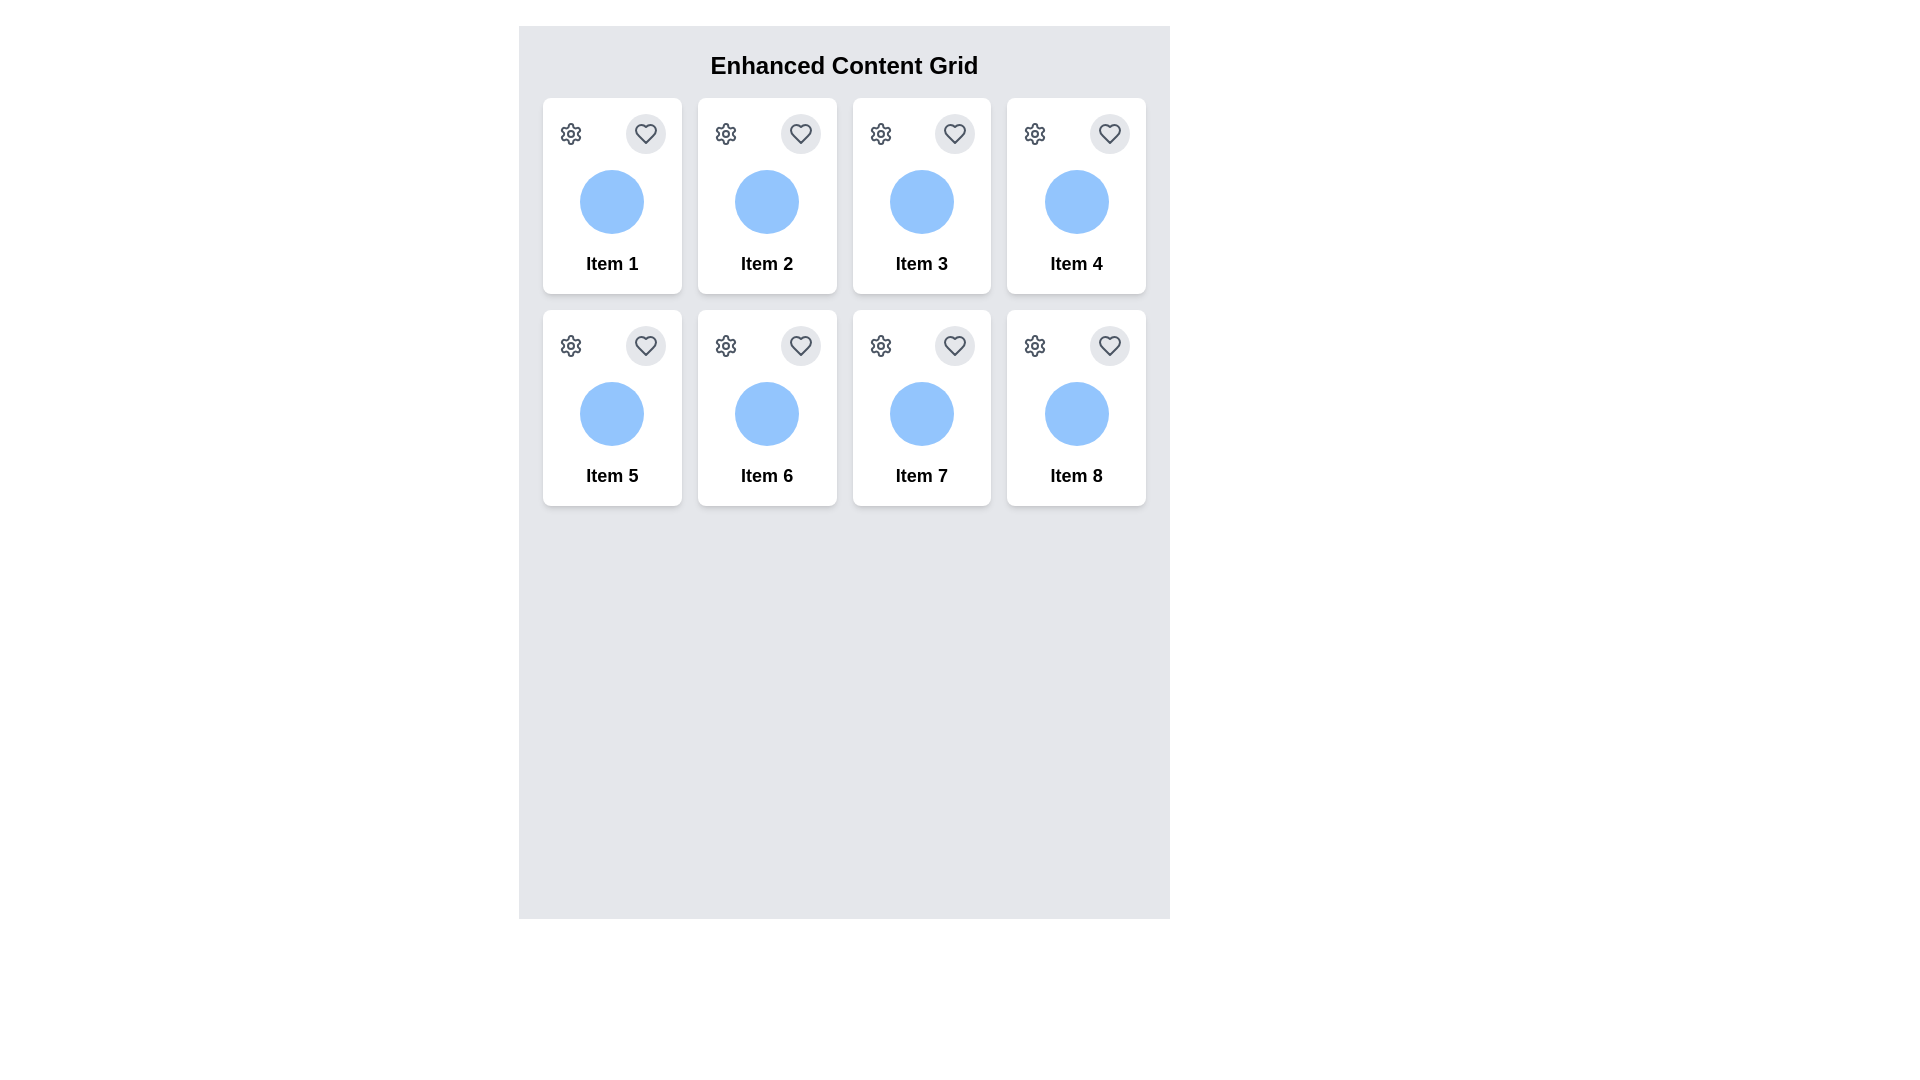  What do you see at coordinates (920, 201) in the screenshot?
I see `the decorative circular element inside the card labeled 'Item 3' located in the second row, third column of the grid layout` at bounding box center [920, 201].